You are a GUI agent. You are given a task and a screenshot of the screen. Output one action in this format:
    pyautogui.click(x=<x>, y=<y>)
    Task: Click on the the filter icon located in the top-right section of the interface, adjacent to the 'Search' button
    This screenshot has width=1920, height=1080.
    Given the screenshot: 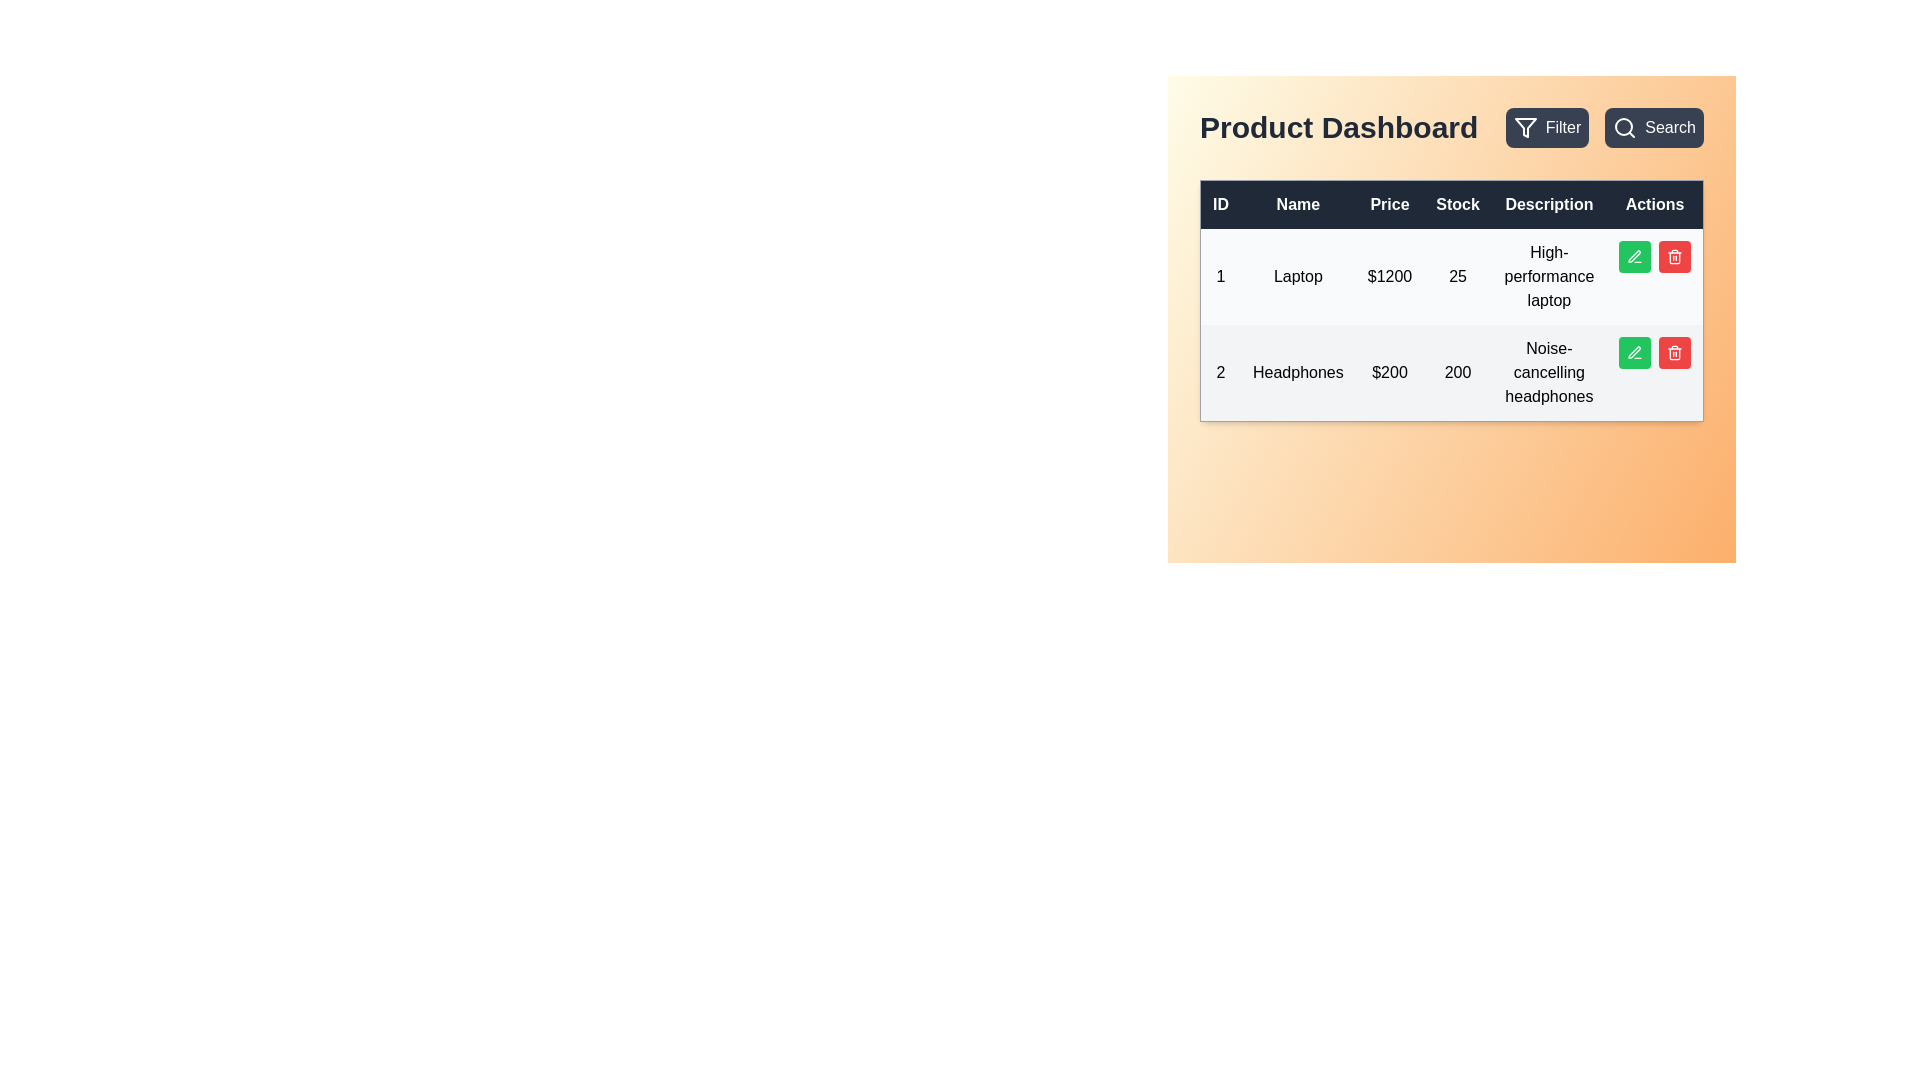 What is the action you would take?
    pyautogui.click(x=1524, y=127)
    